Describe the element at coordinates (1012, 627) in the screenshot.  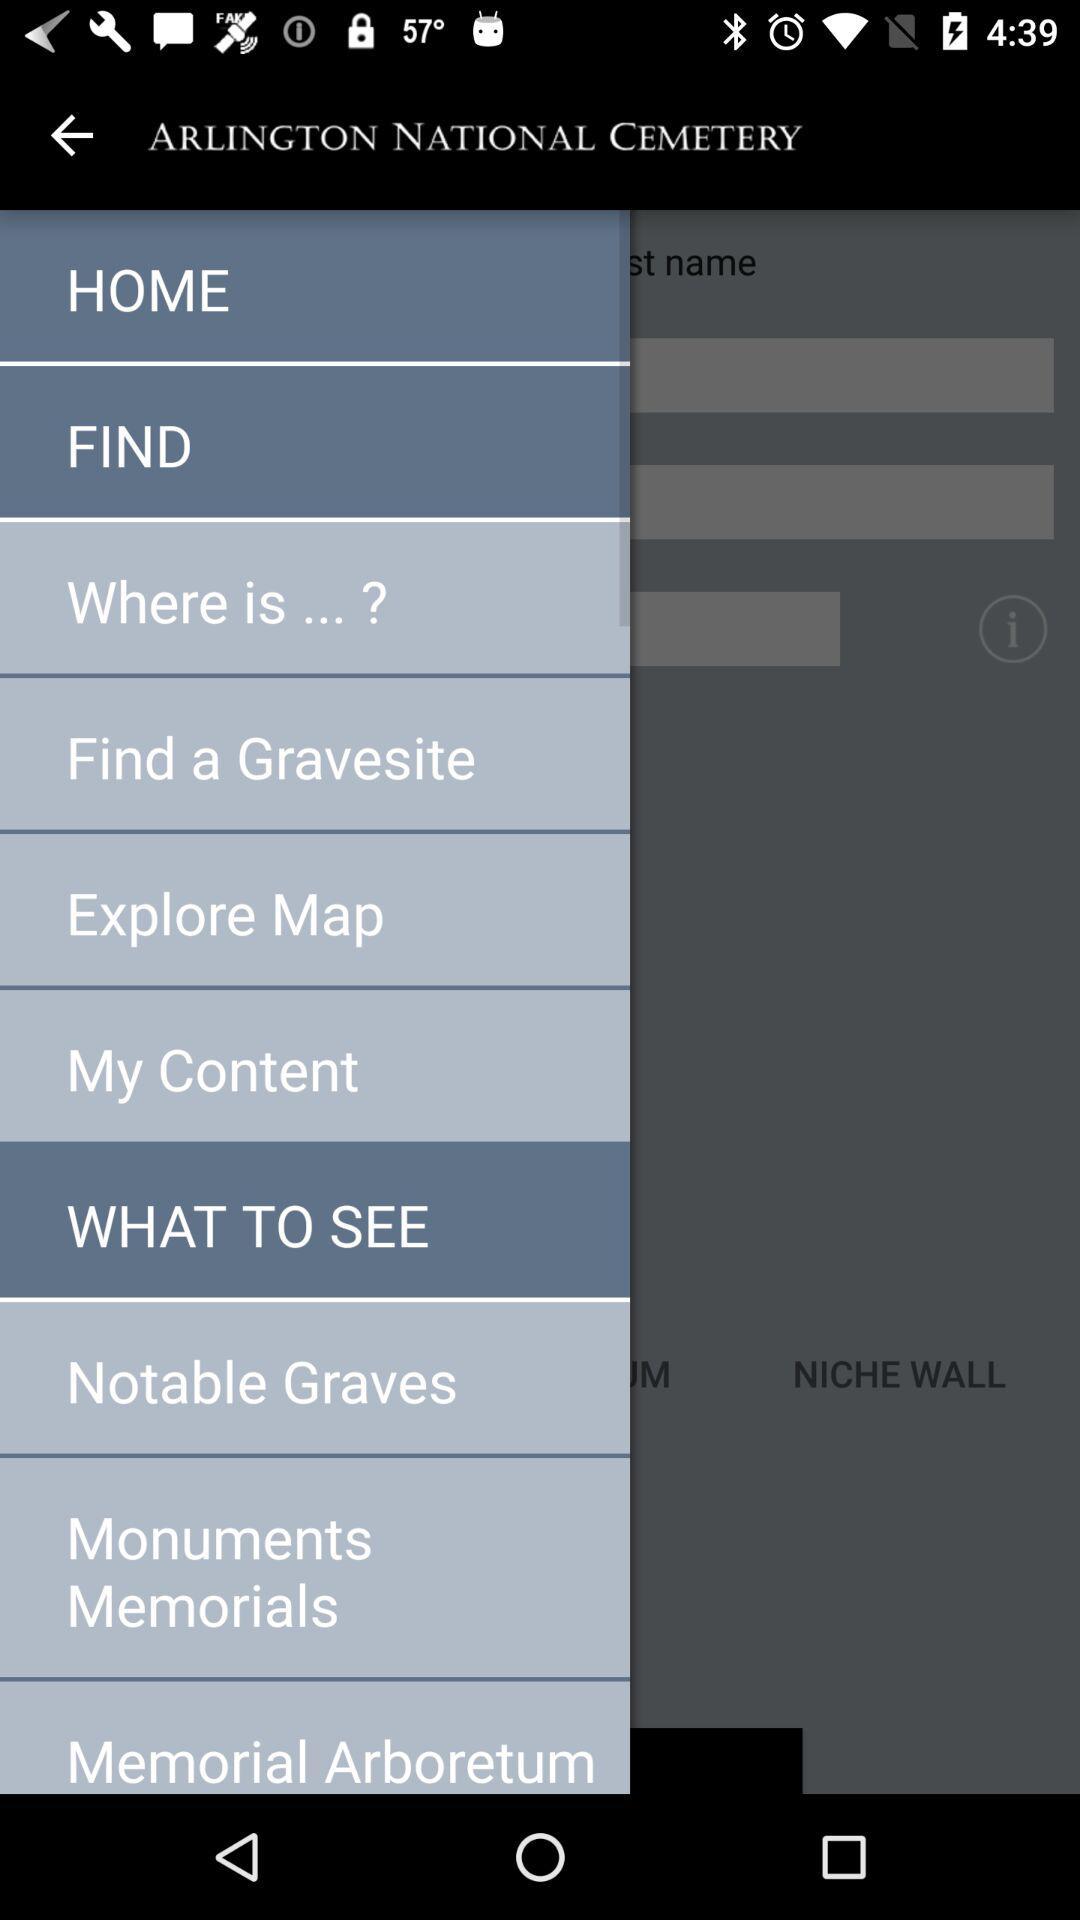
I see `the info icon` at that location.